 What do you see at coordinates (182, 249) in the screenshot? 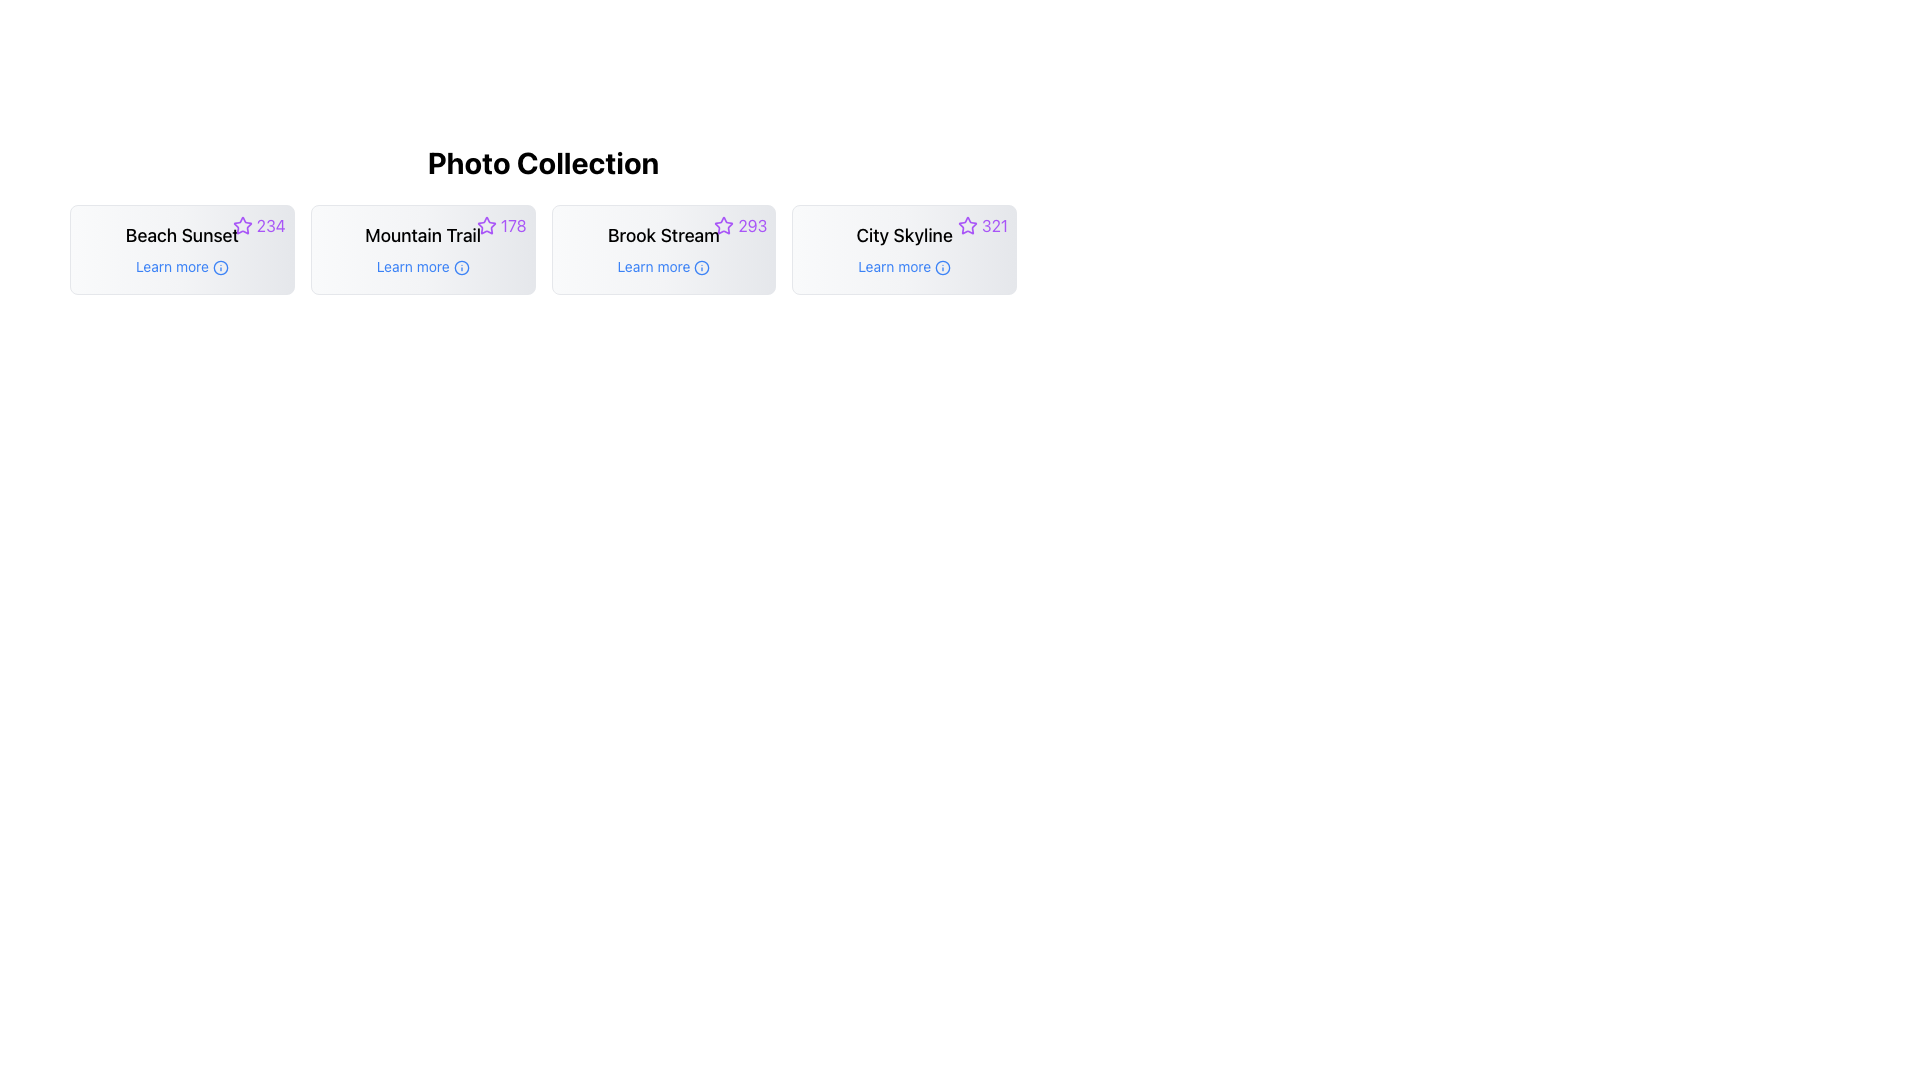
I see `the 'Beach Sunset' card element which includes a heading and a 'Learn more' hyperlink, positioned as the leftmost card in the 'Photo Collection'` at bounding box center [182, 249].